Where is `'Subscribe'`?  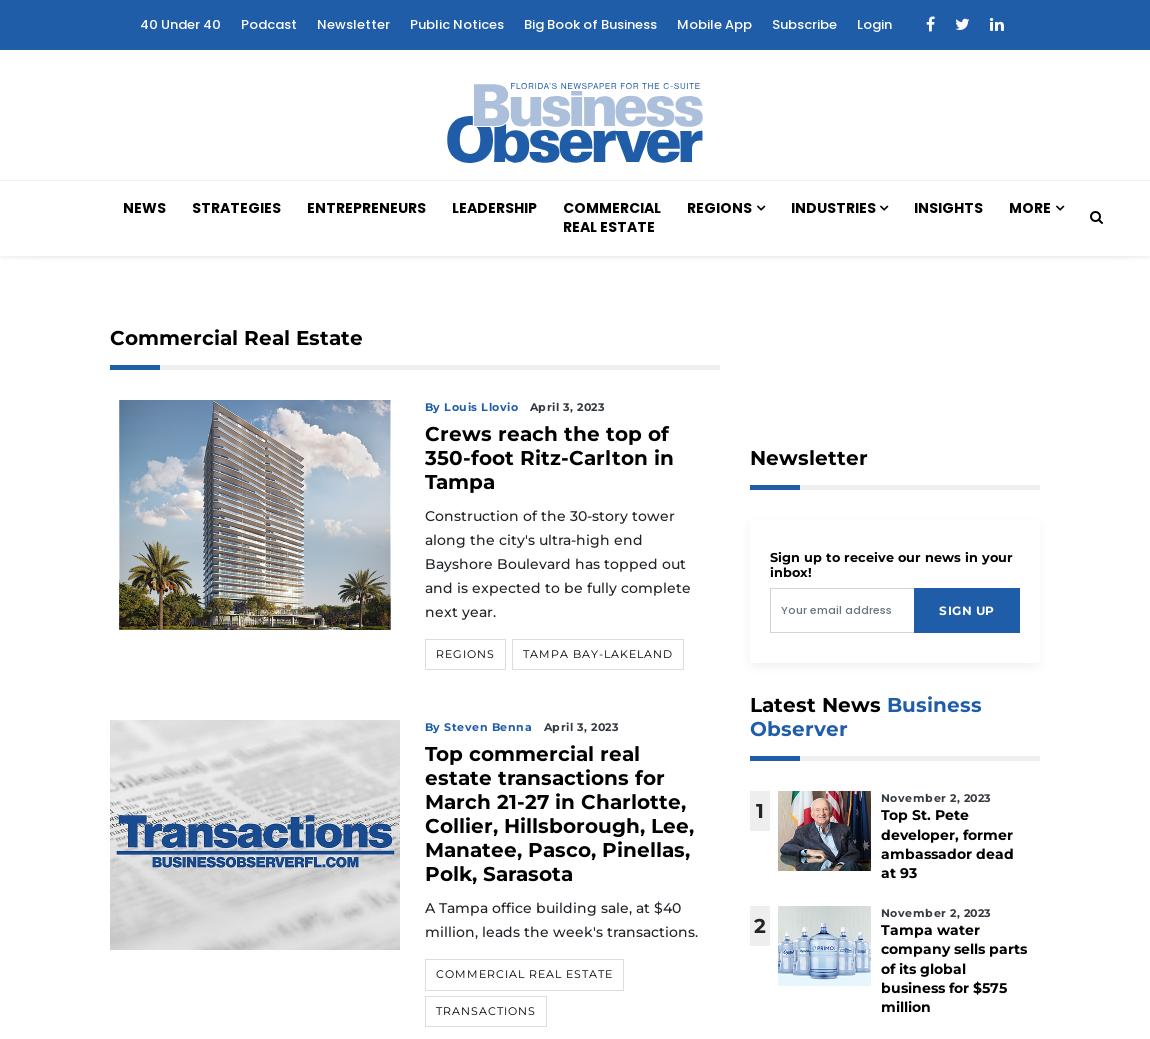
'Subscribe' is located at coordinates (770, 23).